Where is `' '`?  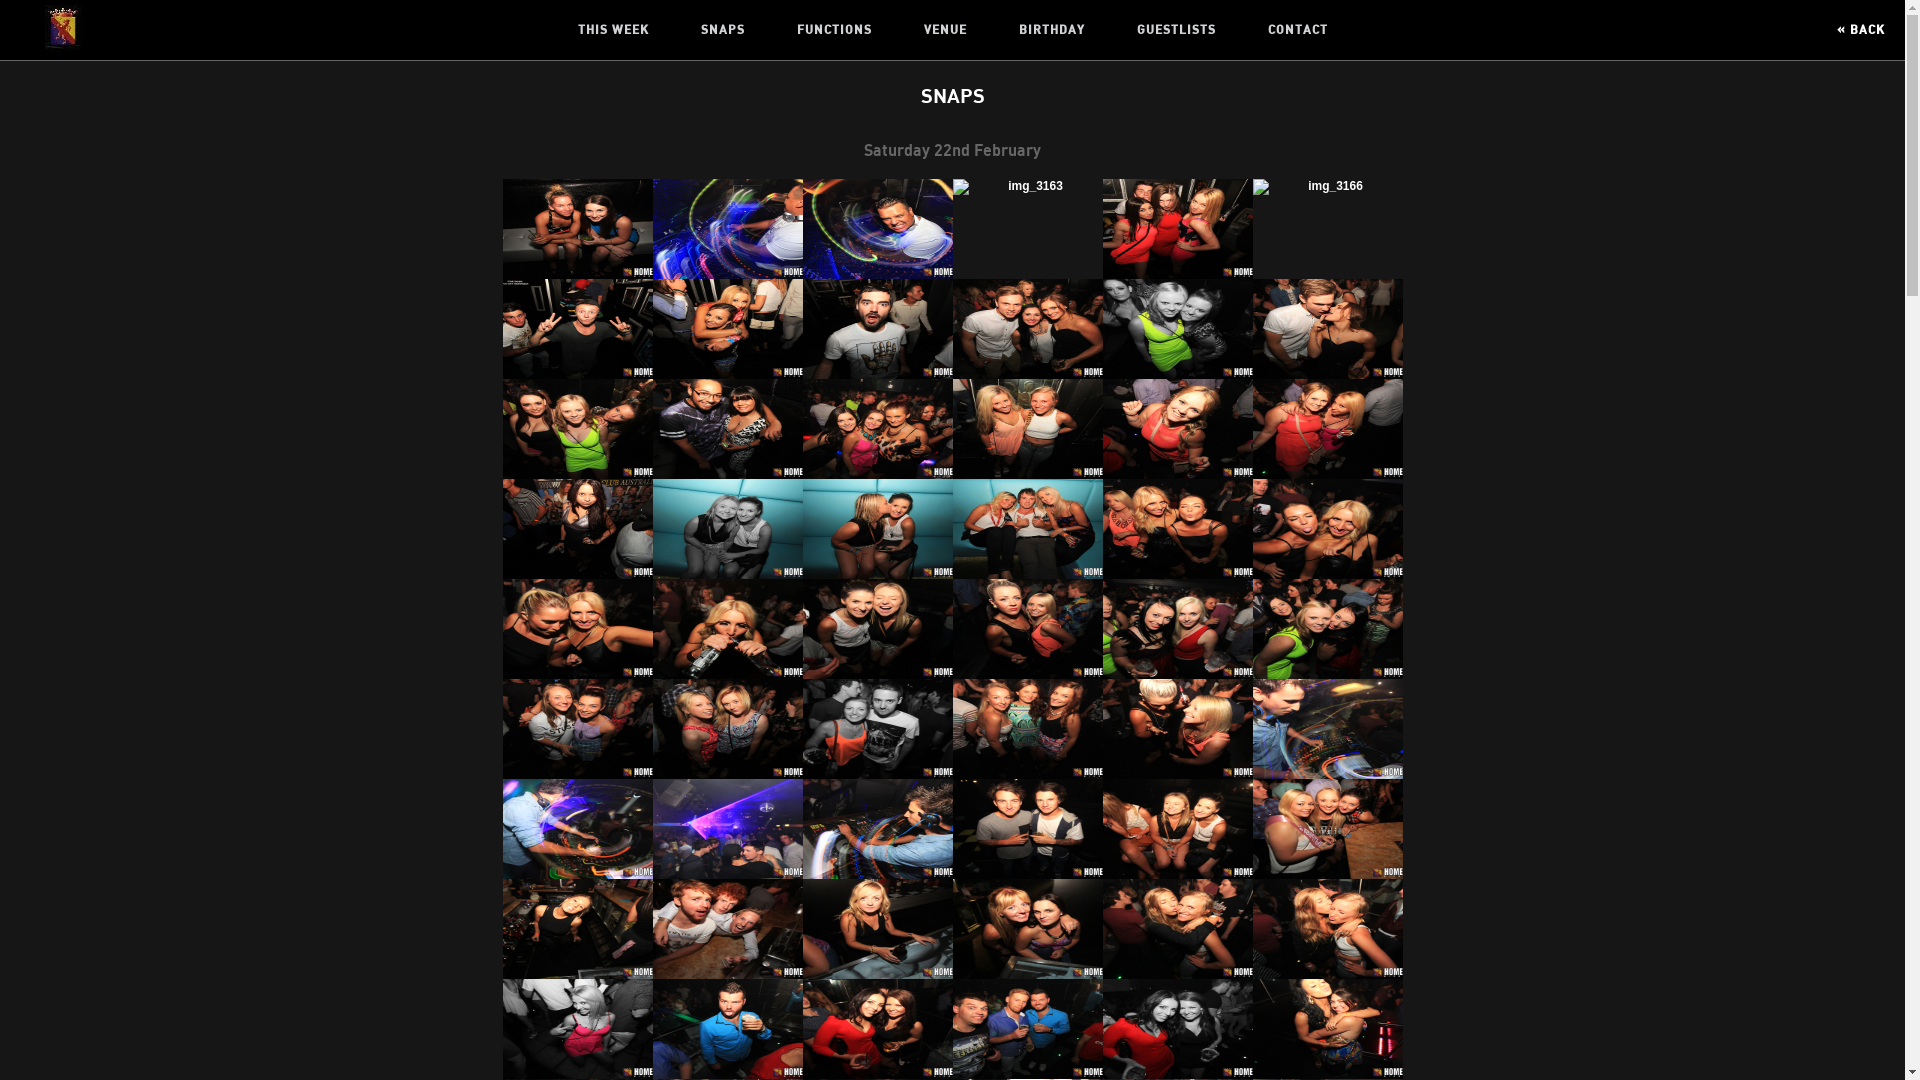
' ' is located at coordinates (1027, 327).